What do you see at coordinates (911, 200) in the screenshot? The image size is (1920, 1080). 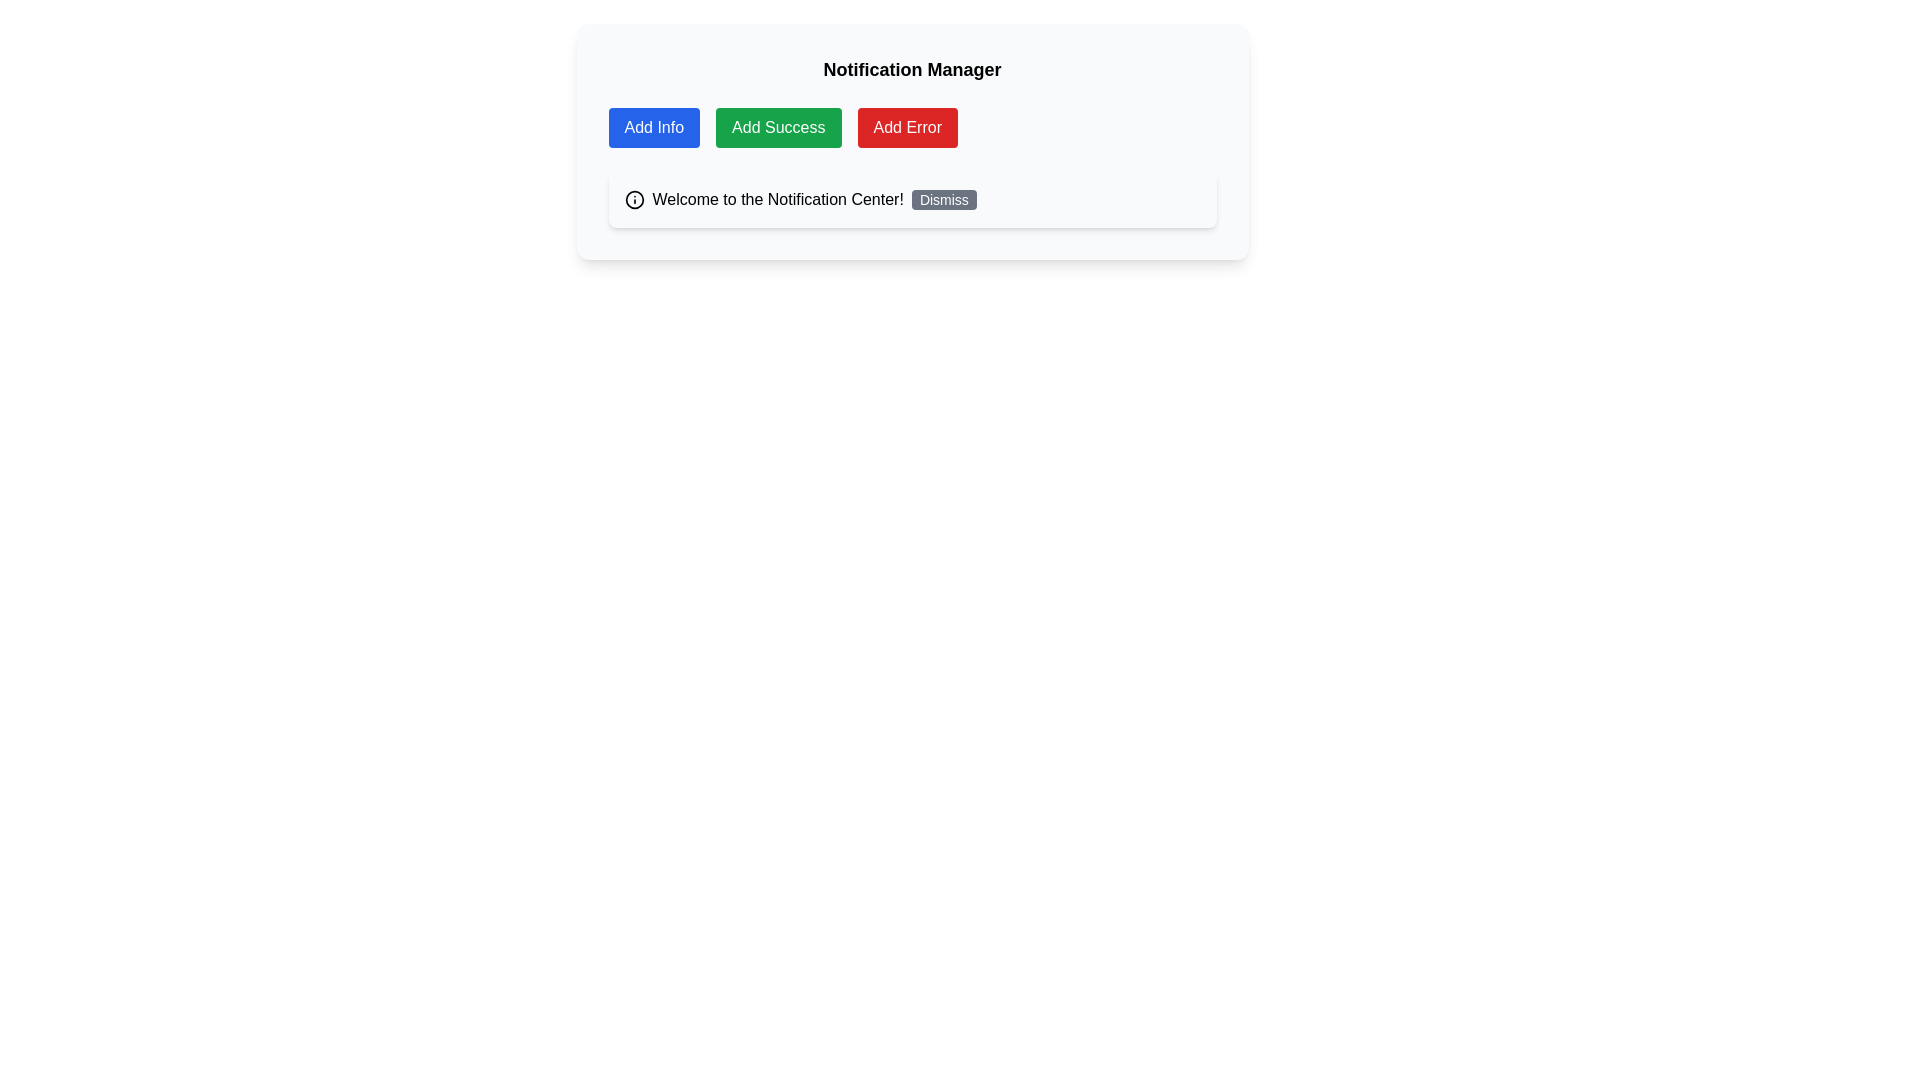 I see `the info icon or the notification text in the Notification Card that reads 'Welcome to the Notification Center!' for further details` at bounding box center [911, 200].